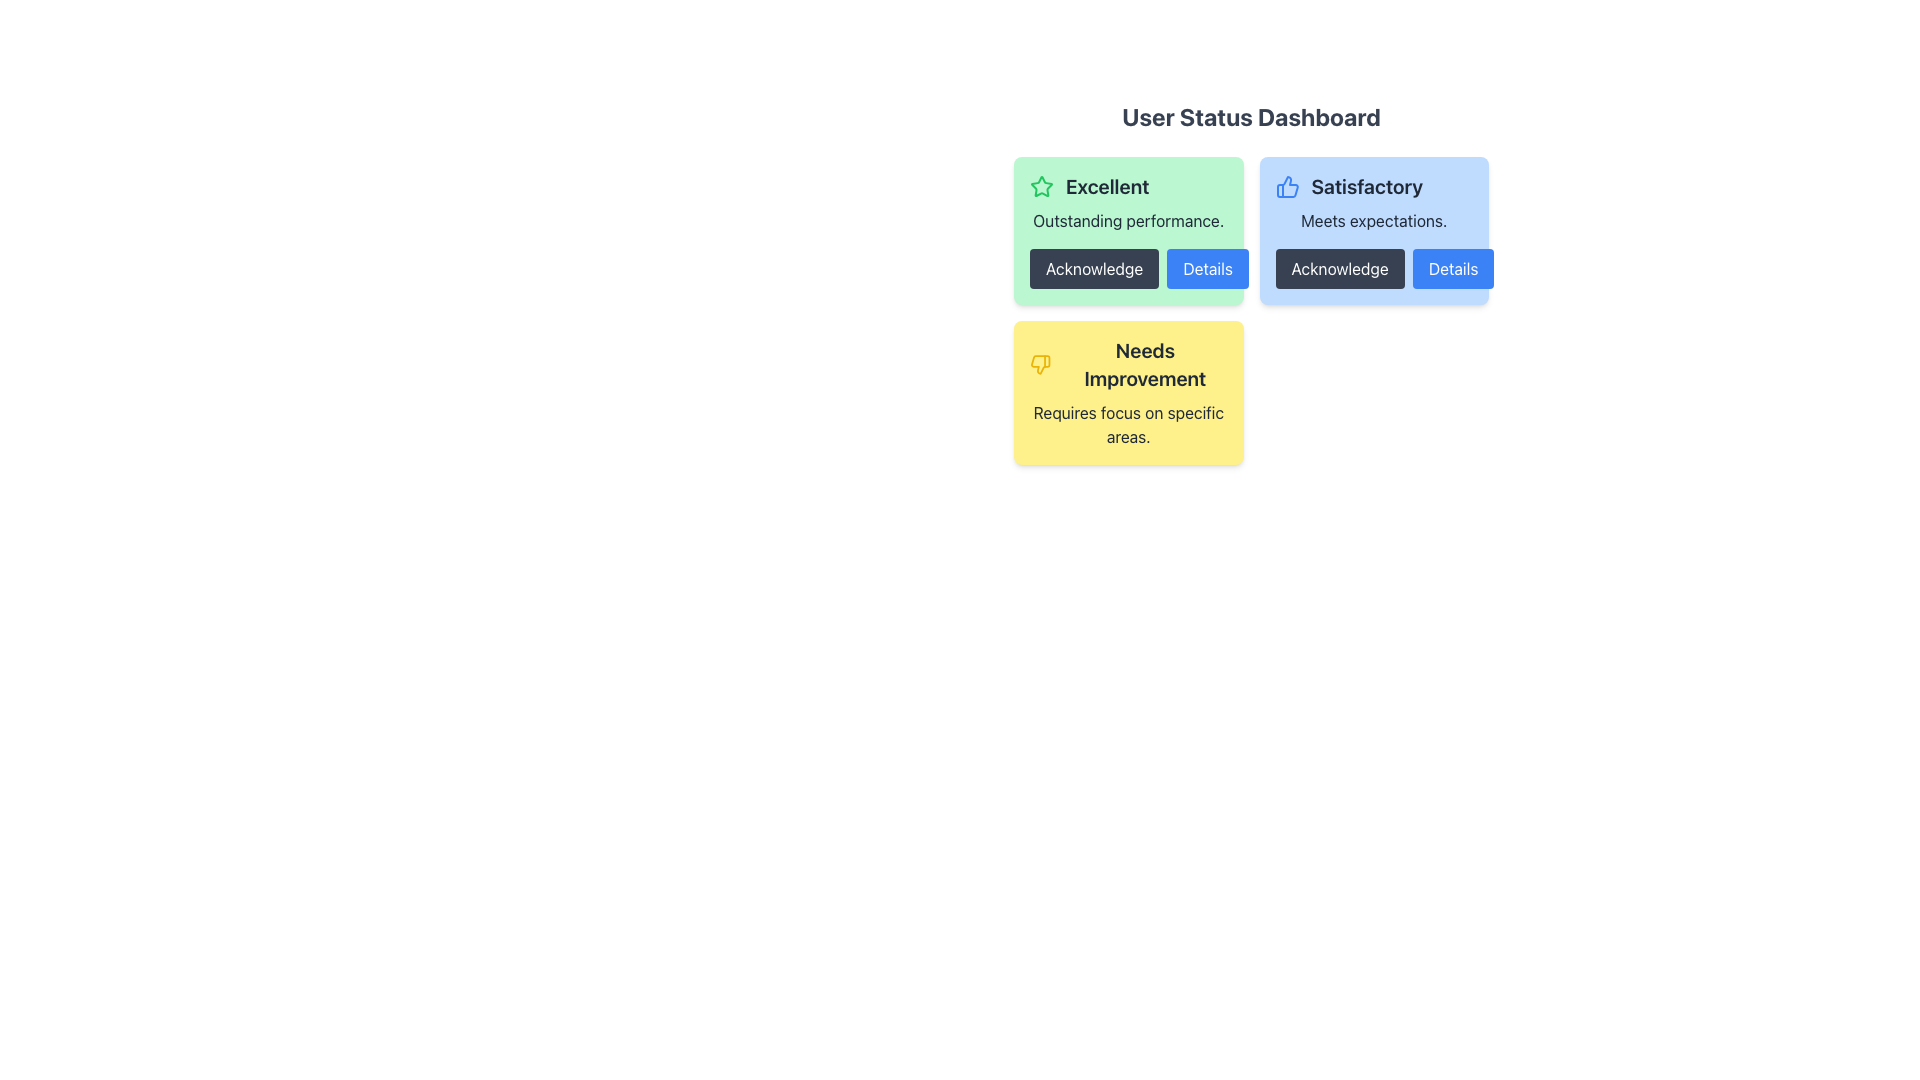  Describe the element at coordinates (1106, 186) in the screenshot. I see `the 'Excellent' text label located in the top-left card of a 2x2 grid layout, adjacent to a star icon` at that location.